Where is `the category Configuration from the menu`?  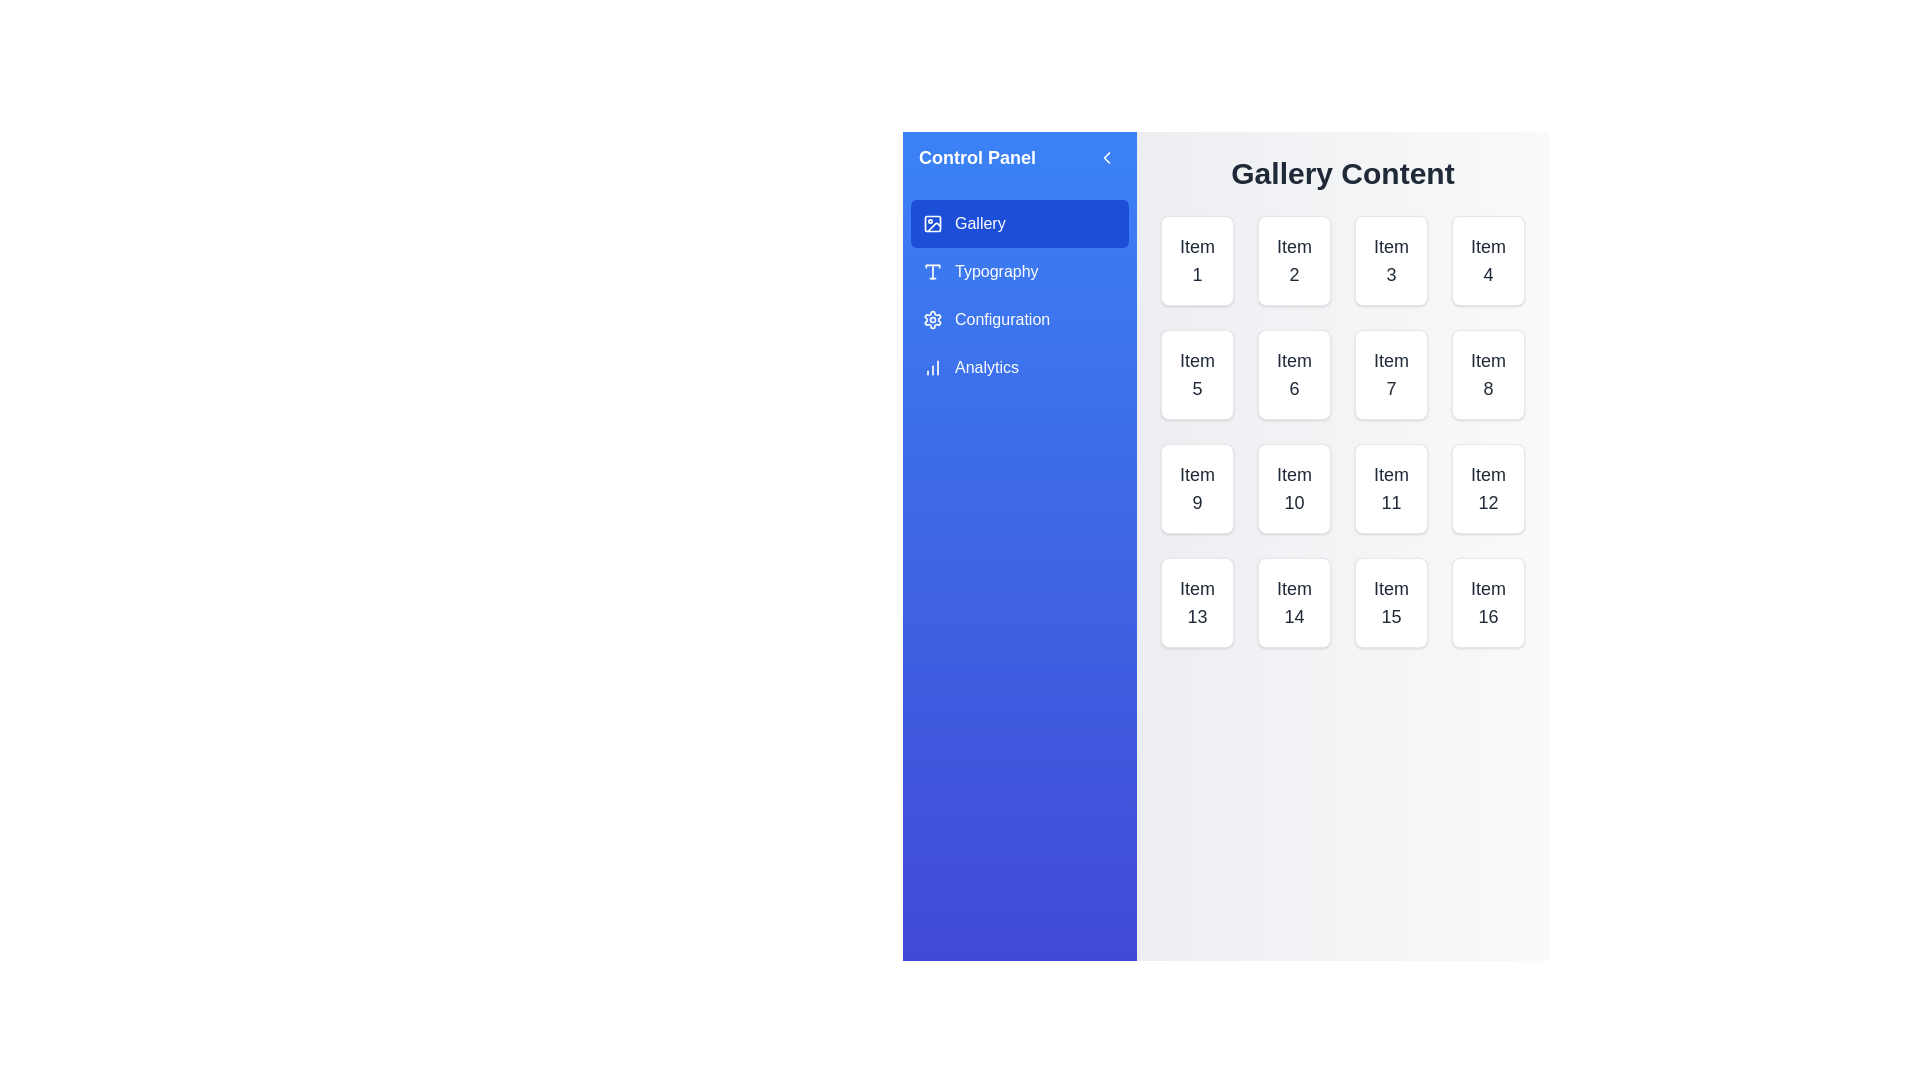 the category Configuration from the menu is located at coordinates (1019, 319).